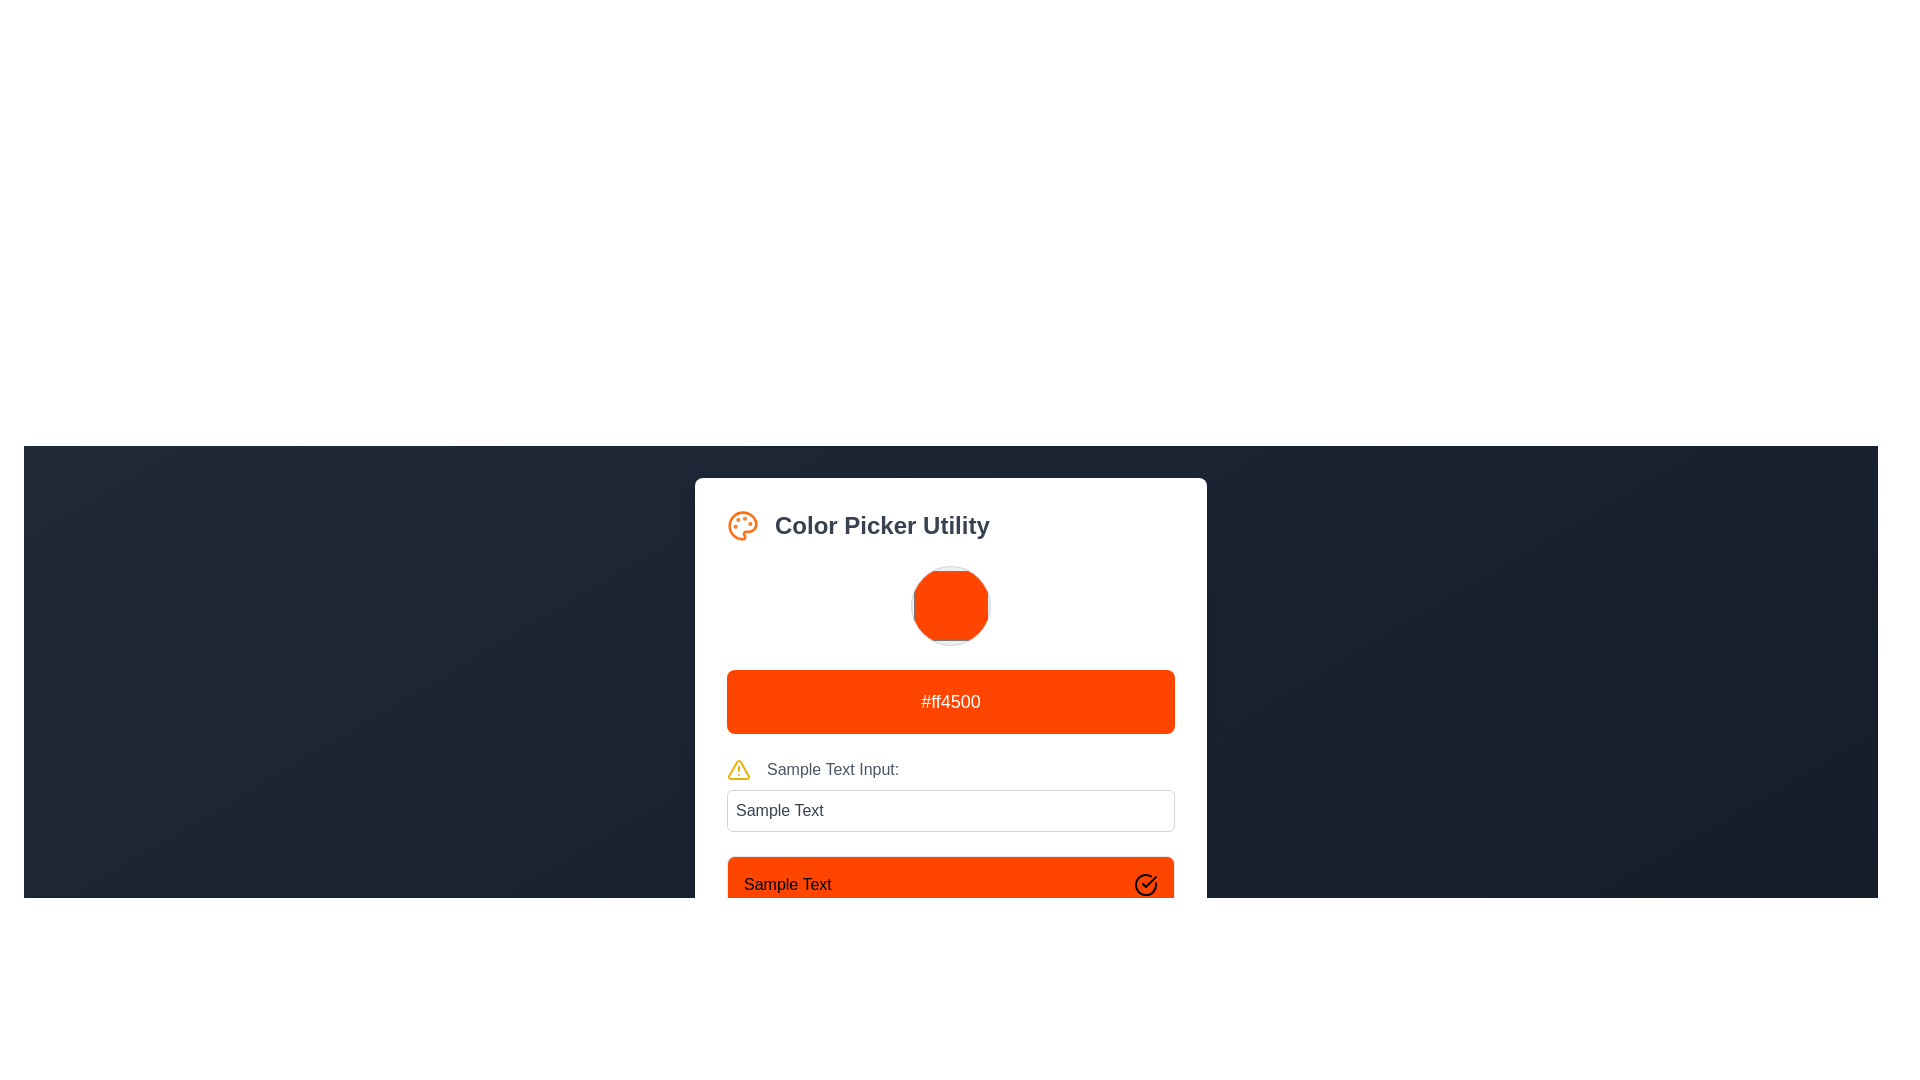  I want to click on the display component styled as a non-interactive button that shows the selected color code, located below the color circle and above the 'Sample Text Input' section in the 'Color Picker Utility' card, so click(949, 701).